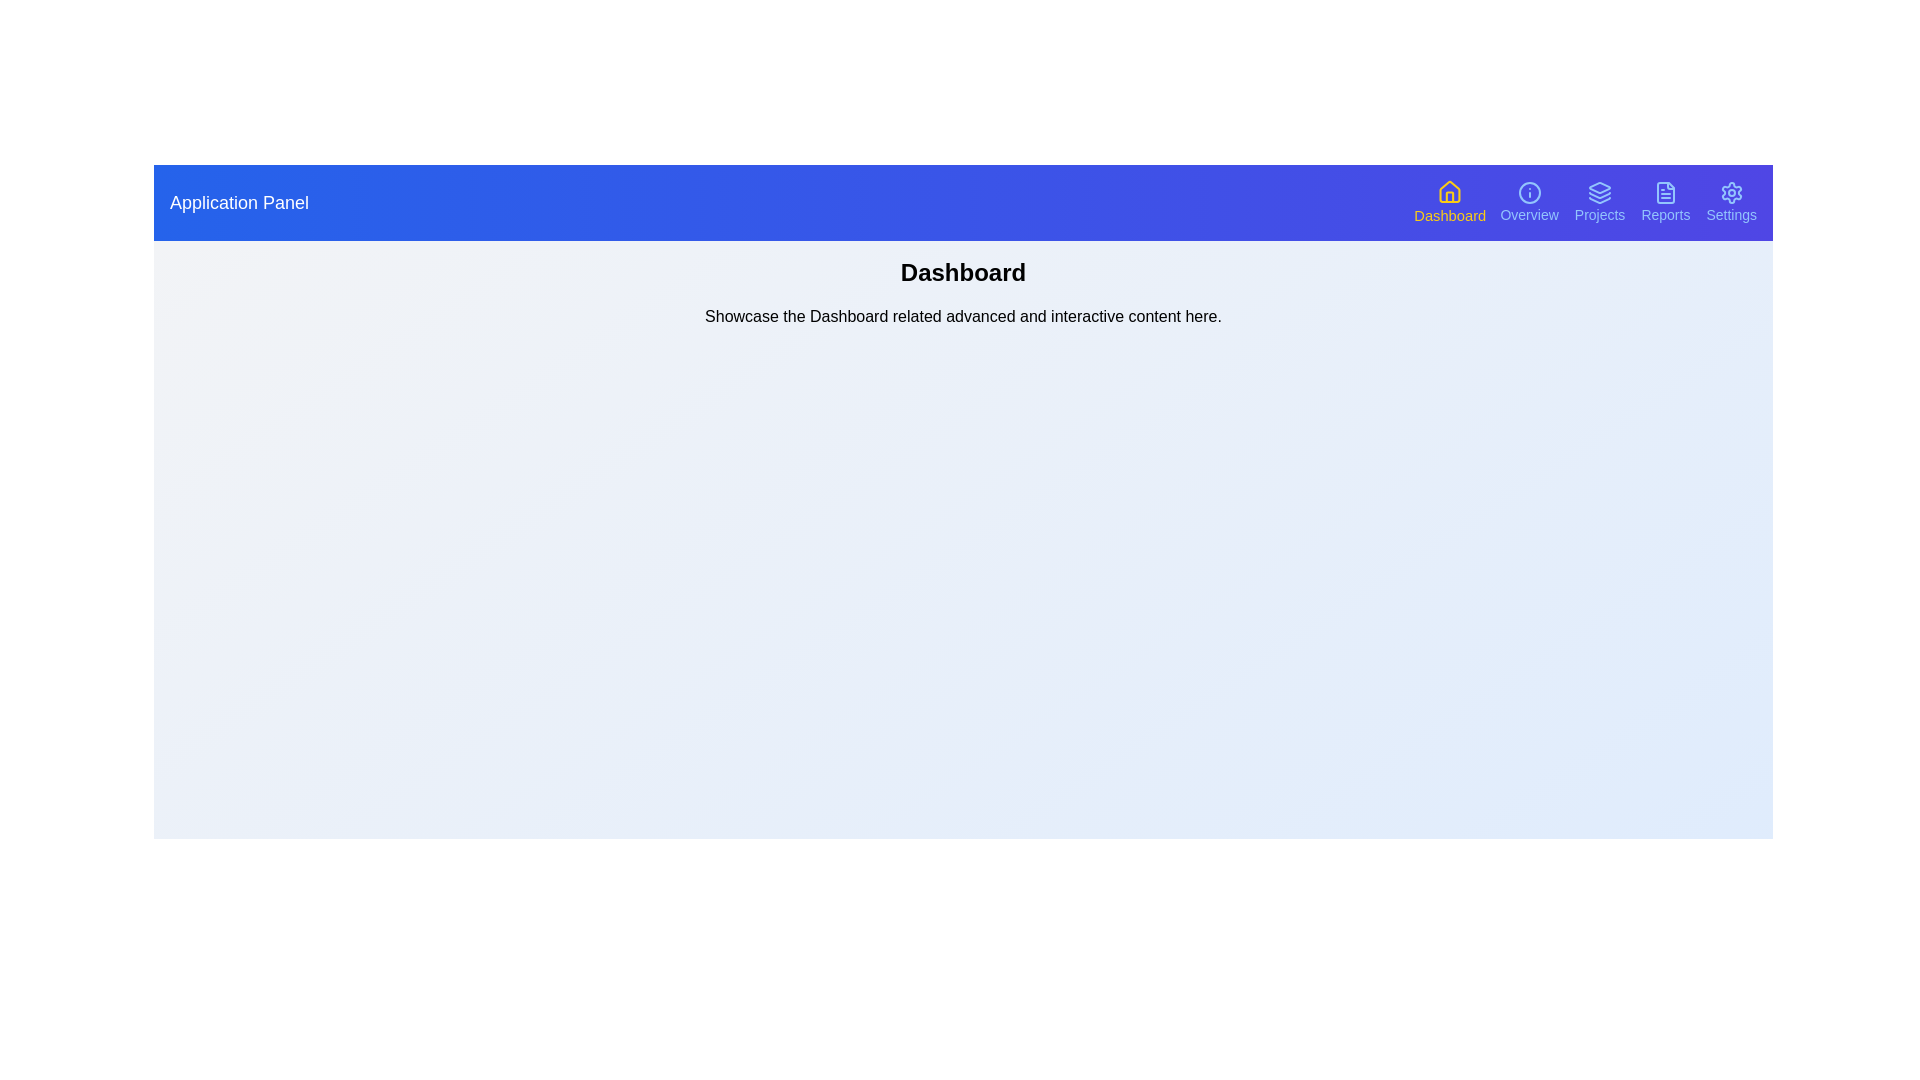 Image resolution: width=1920 pixels, height=1080 pixels. I want to click on the navigation button corresponding to Settings, so click(1730, 203).